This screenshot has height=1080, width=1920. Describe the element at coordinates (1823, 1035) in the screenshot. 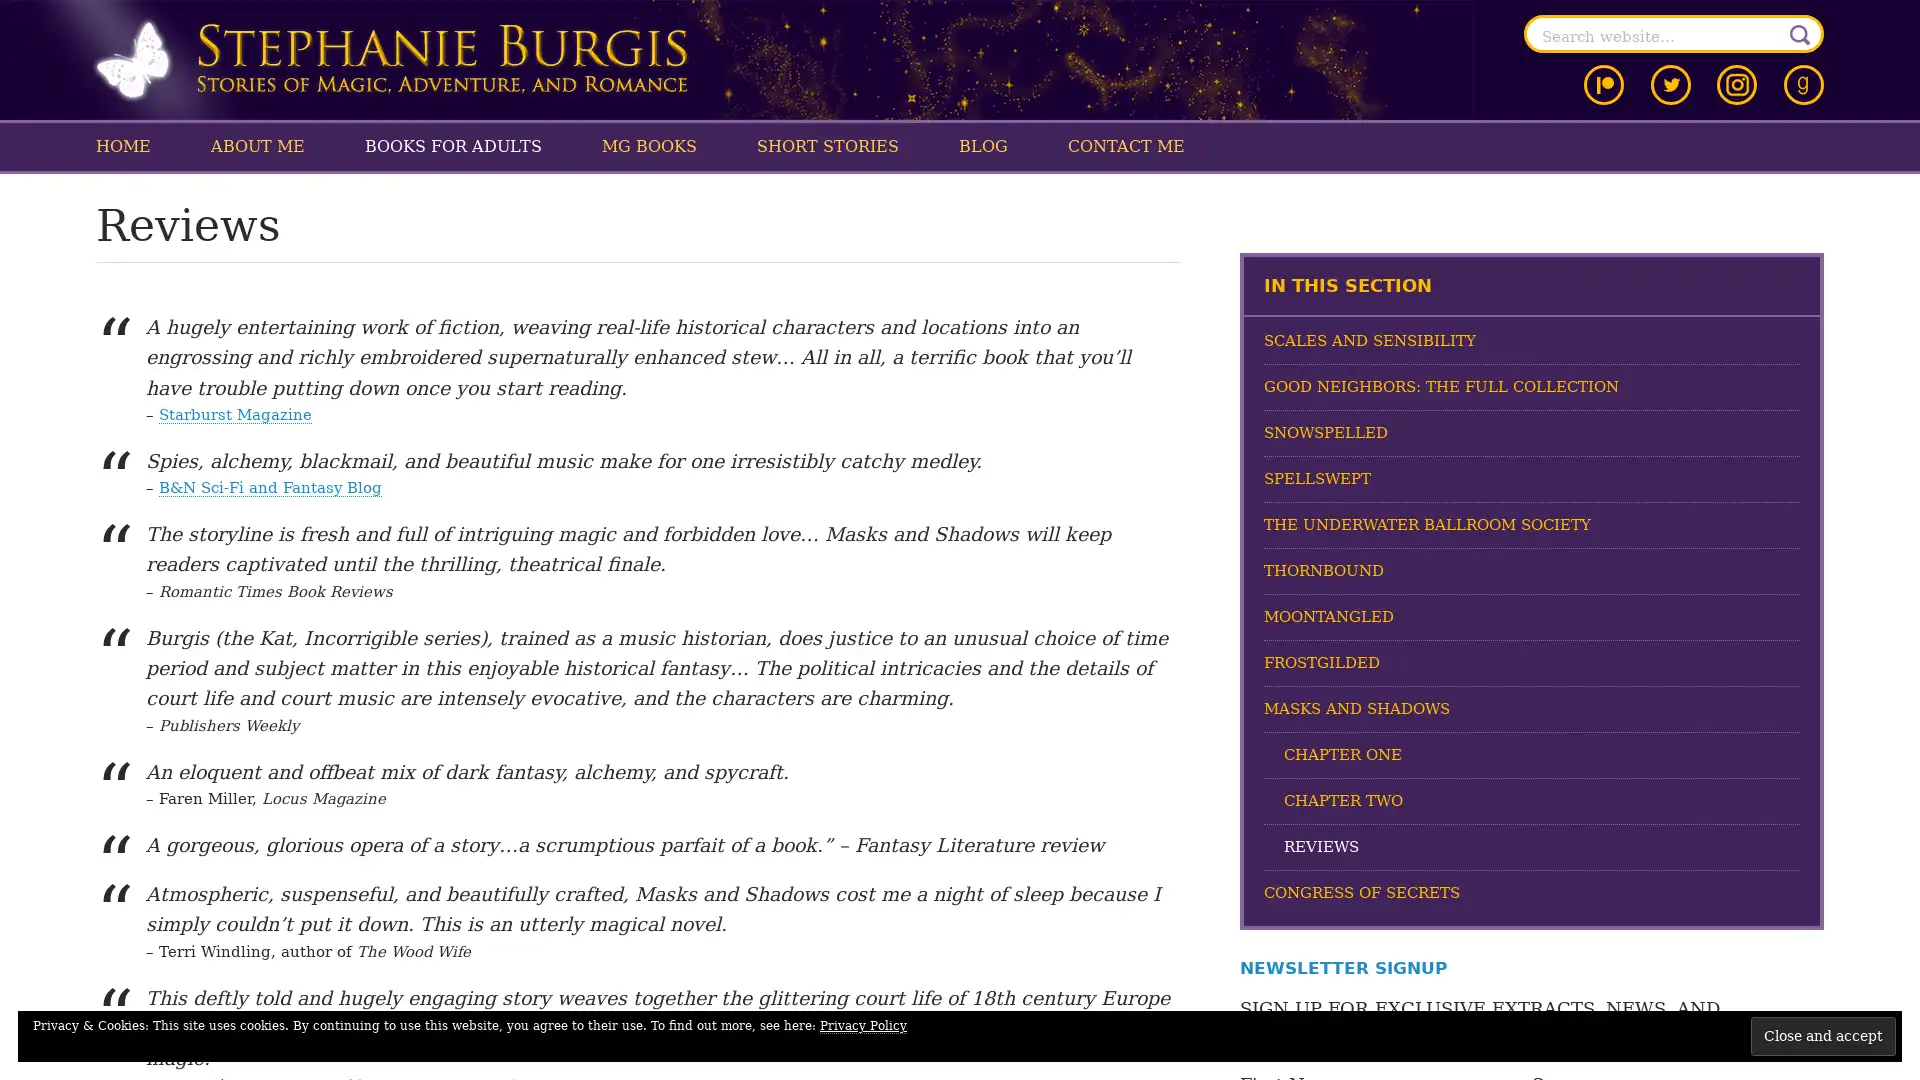

I see `Close and accept` at that location.